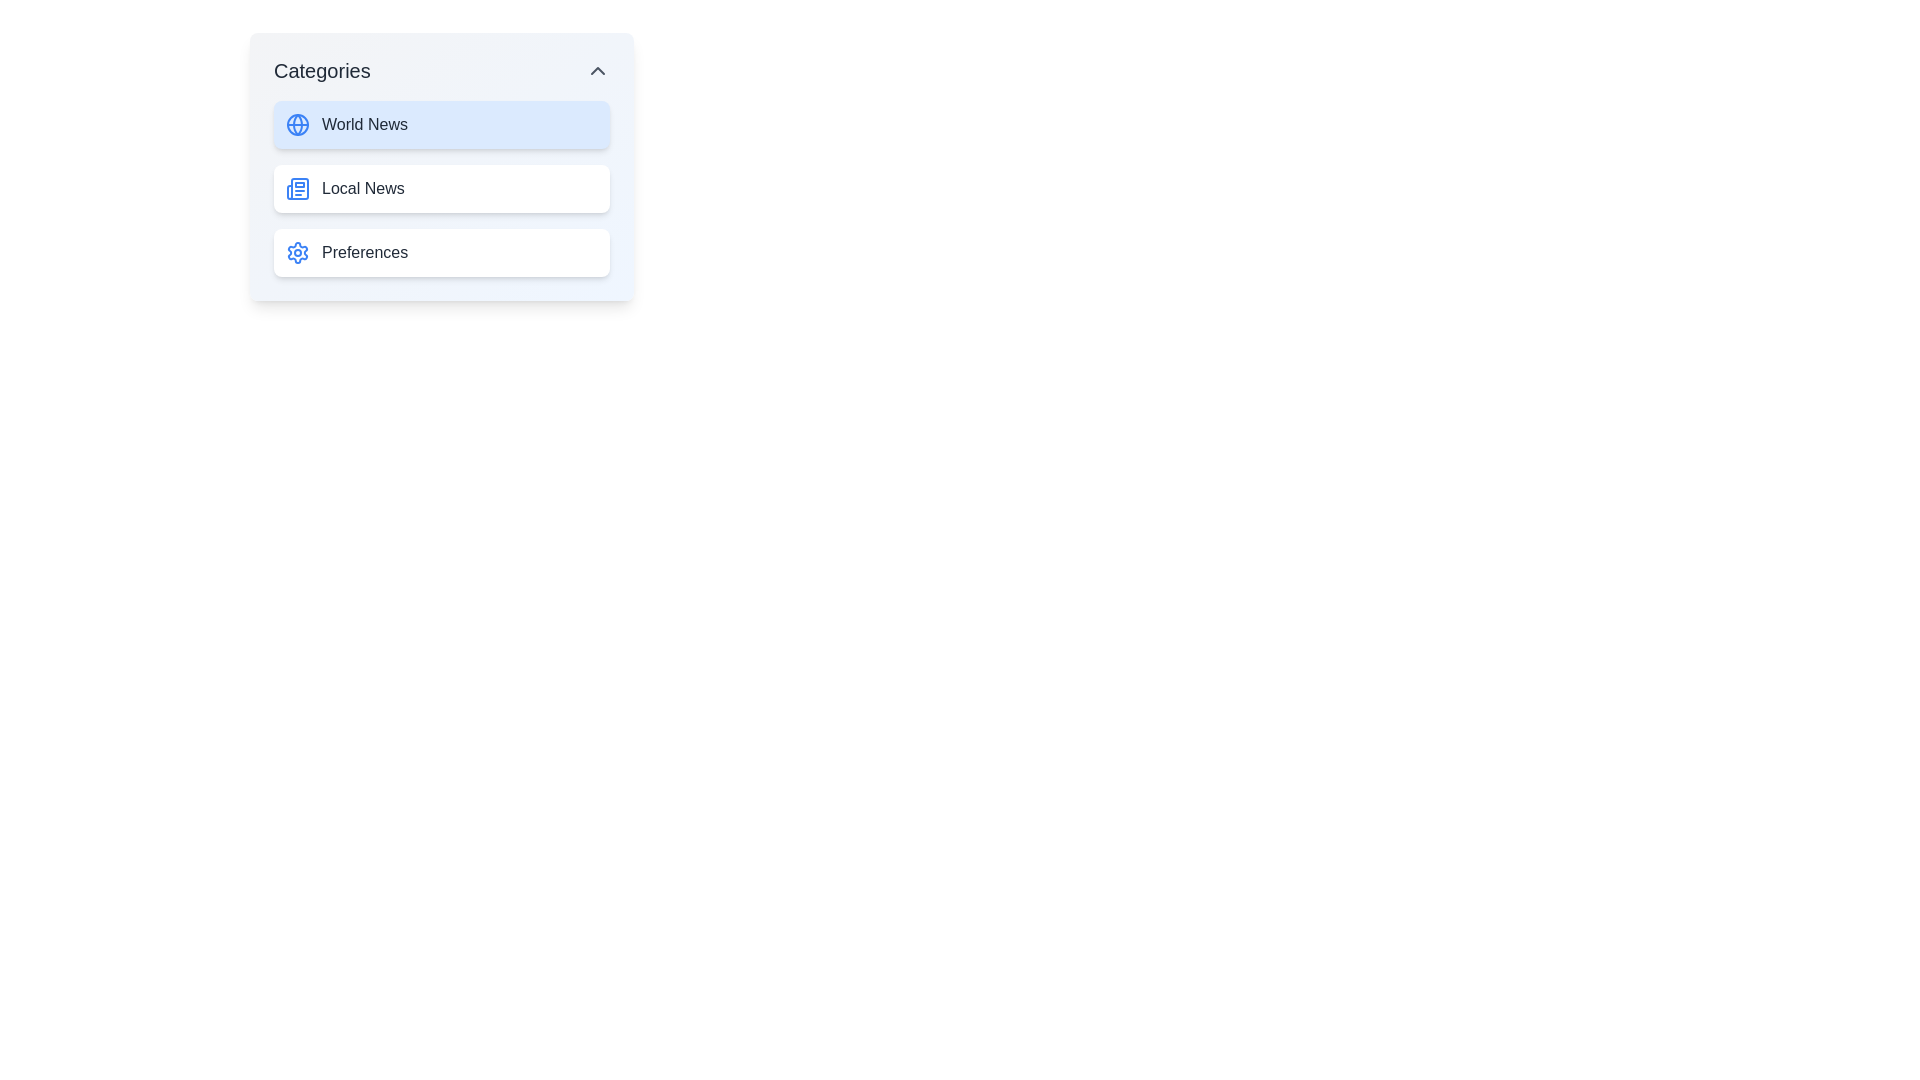 The height and width of the screenshot is (1080, 1920). I want to click on the newspaper icon element located adjacent to the 'Local News' text within the 'Categories' card, so click(296, 189).